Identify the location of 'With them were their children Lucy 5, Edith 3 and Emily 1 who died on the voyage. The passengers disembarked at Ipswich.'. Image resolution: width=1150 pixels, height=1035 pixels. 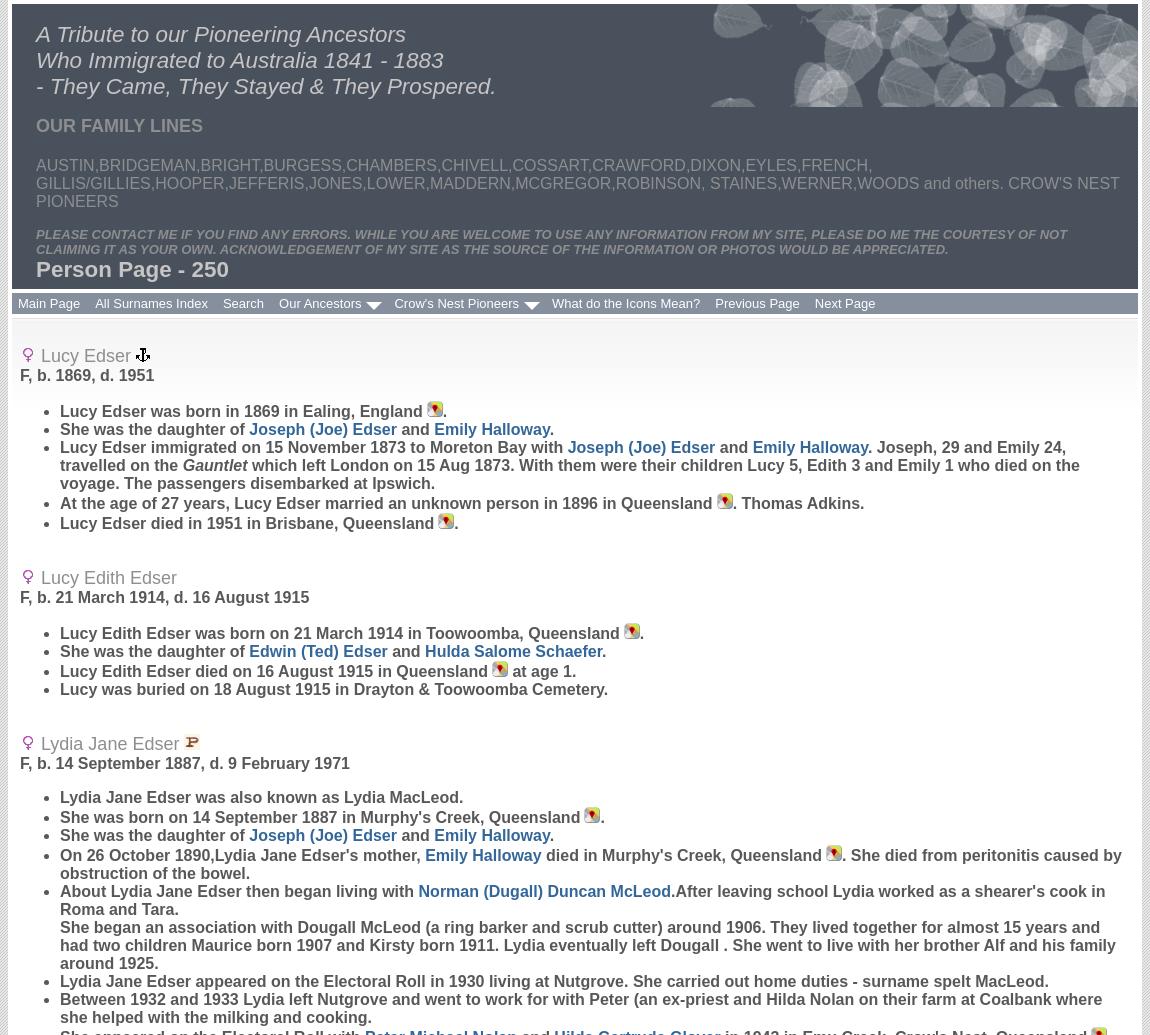
(569, 474).